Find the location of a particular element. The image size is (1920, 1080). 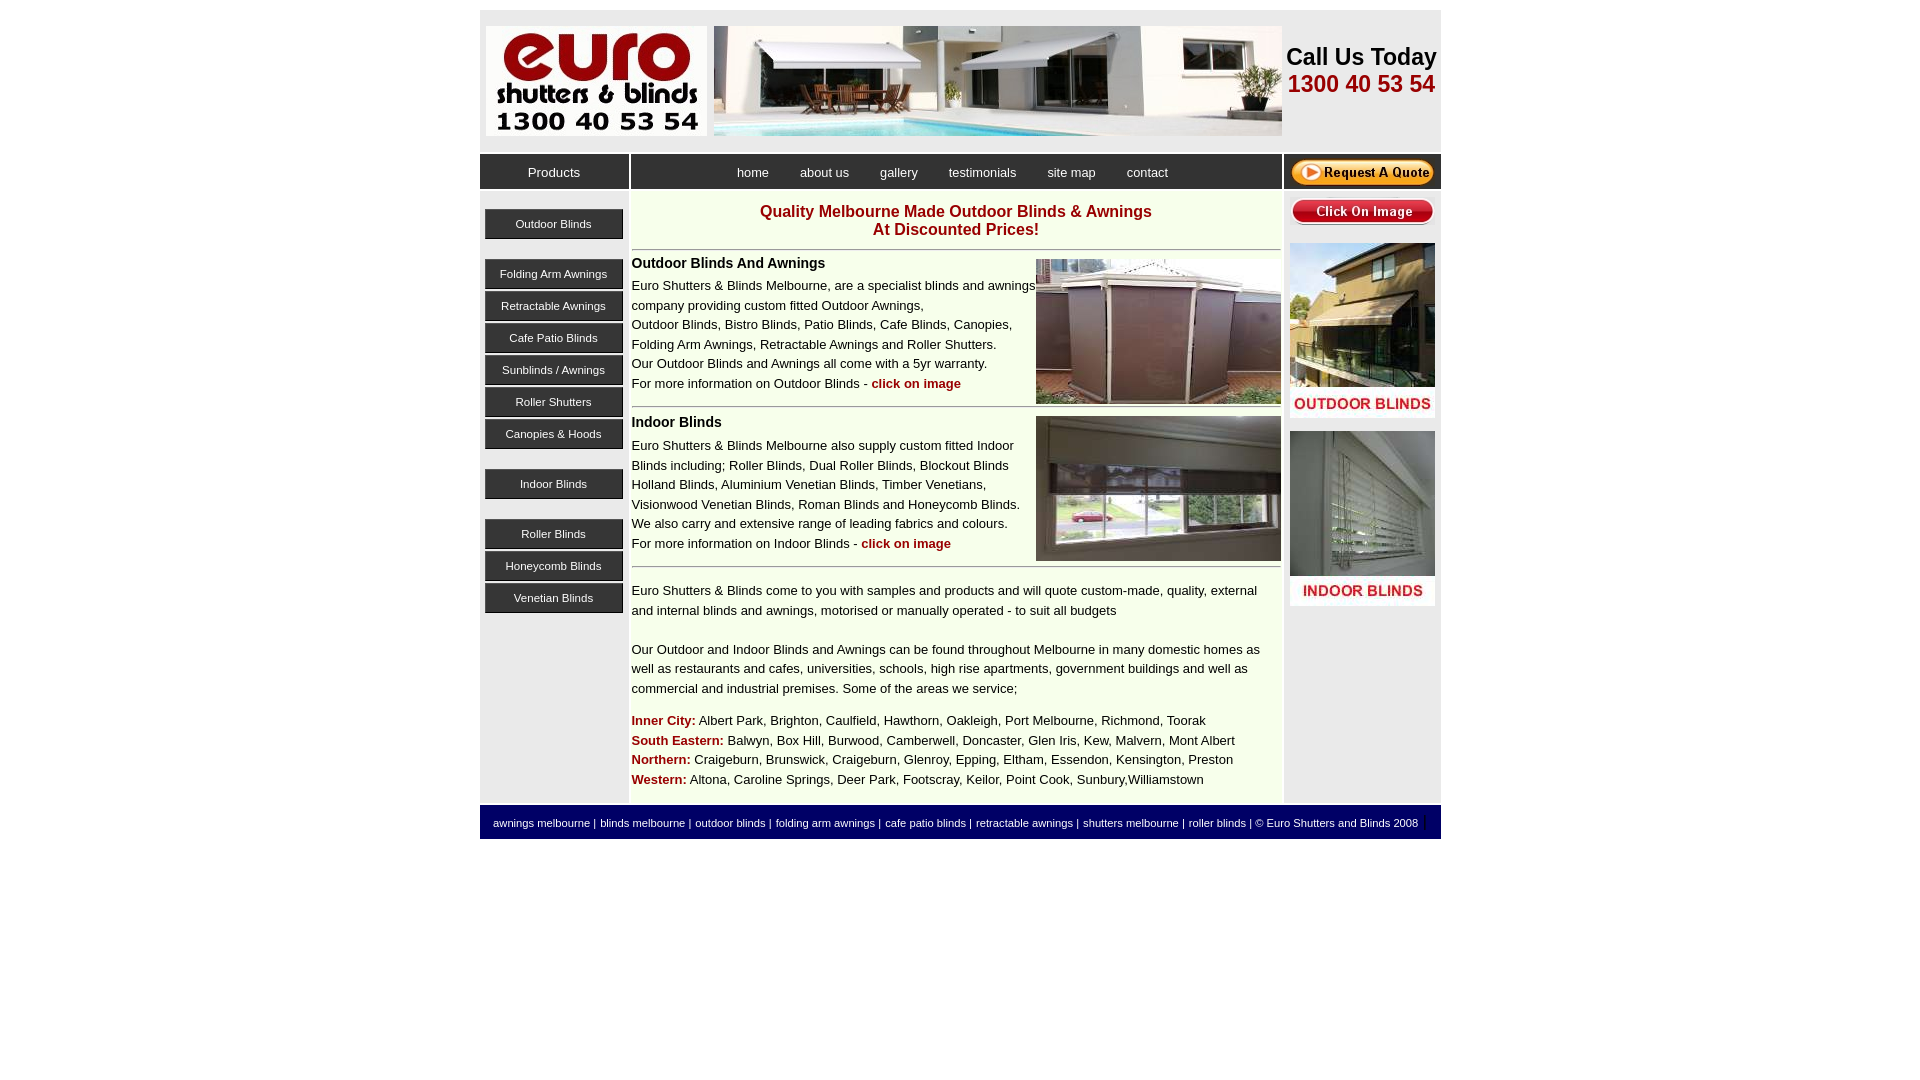

'Folding Arm Awnings' is located at coordinates (552, 273).